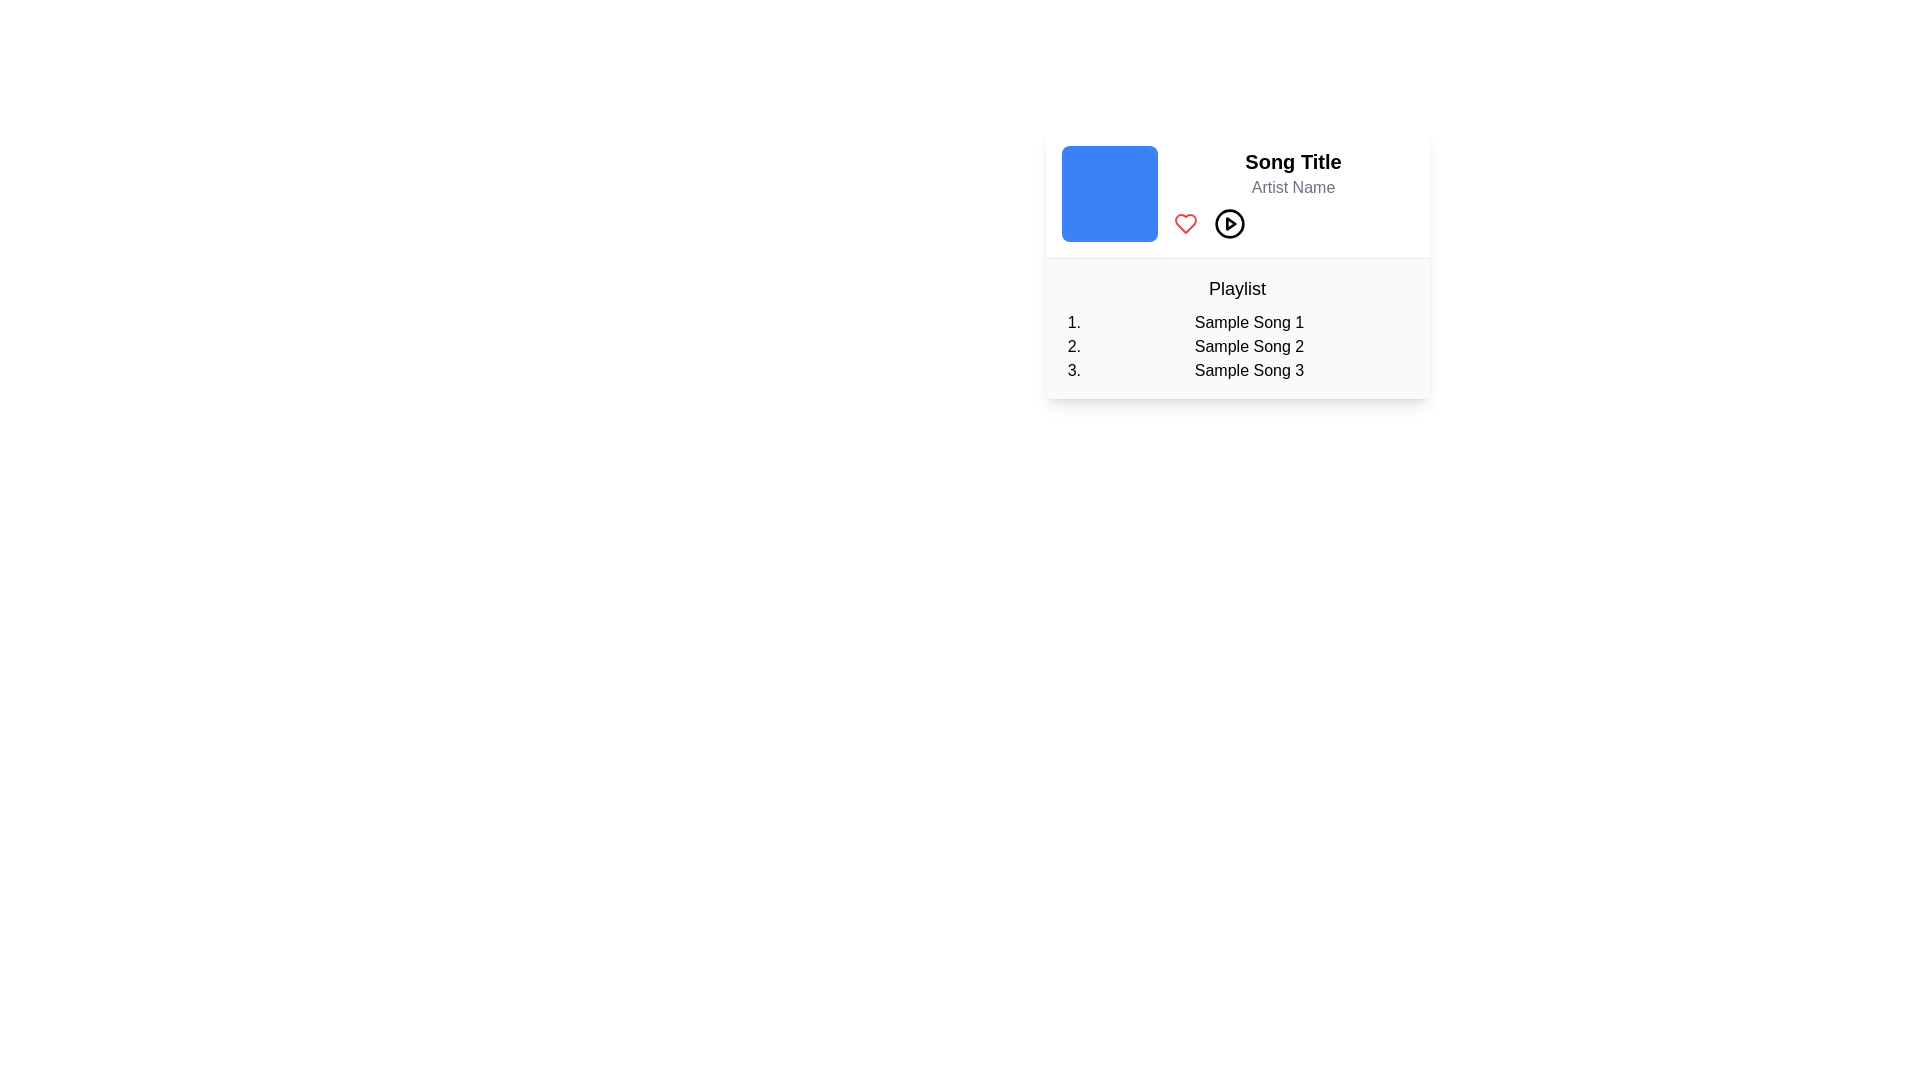 The image size is (1920, 1080). What do you see at coordinates (1185, 223) in the screenshot?
I see `the heart-shaped icon, which serves as a favorite or like button, located in the upper-left quadrant of the card interface` at bounding box center [1185, 223].